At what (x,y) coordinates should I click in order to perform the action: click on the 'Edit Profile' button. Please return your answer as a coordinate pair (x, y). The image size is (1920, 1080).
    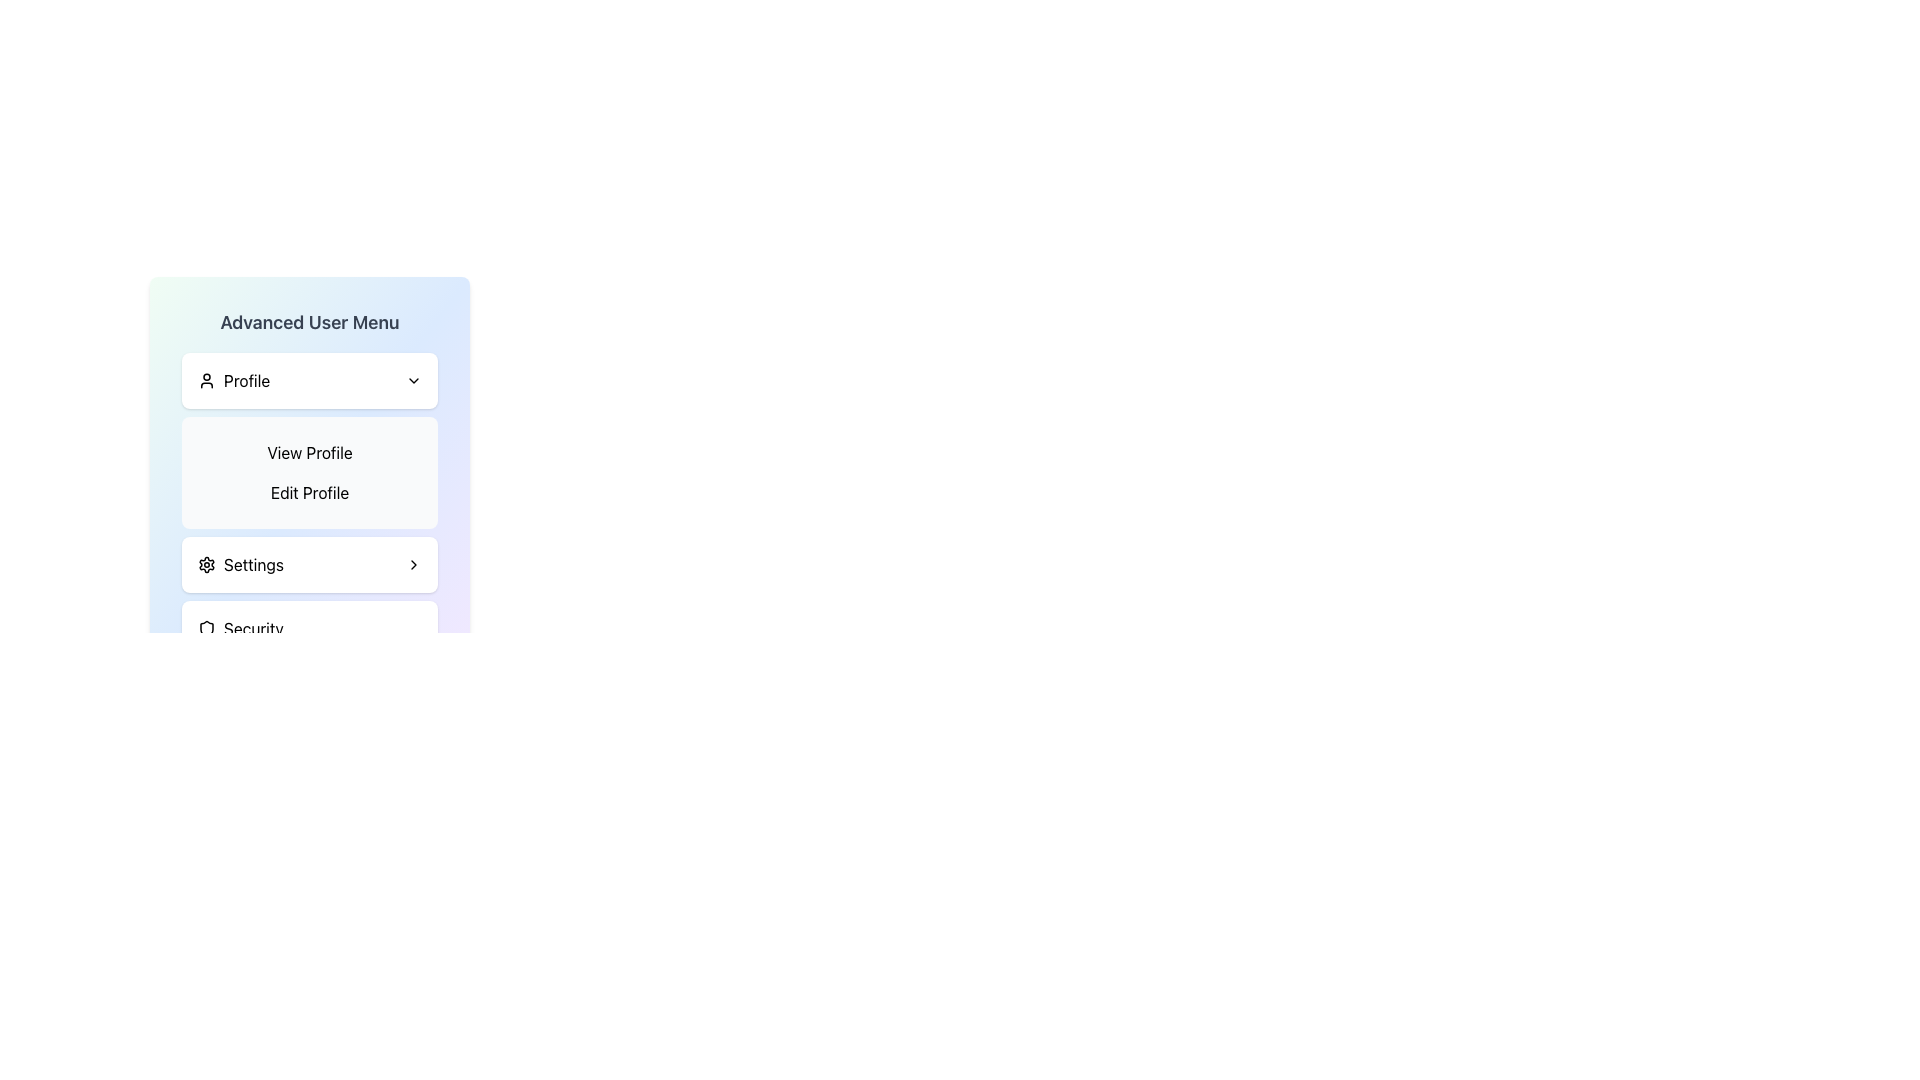
    Looking at the image, I should click on (309, 493).